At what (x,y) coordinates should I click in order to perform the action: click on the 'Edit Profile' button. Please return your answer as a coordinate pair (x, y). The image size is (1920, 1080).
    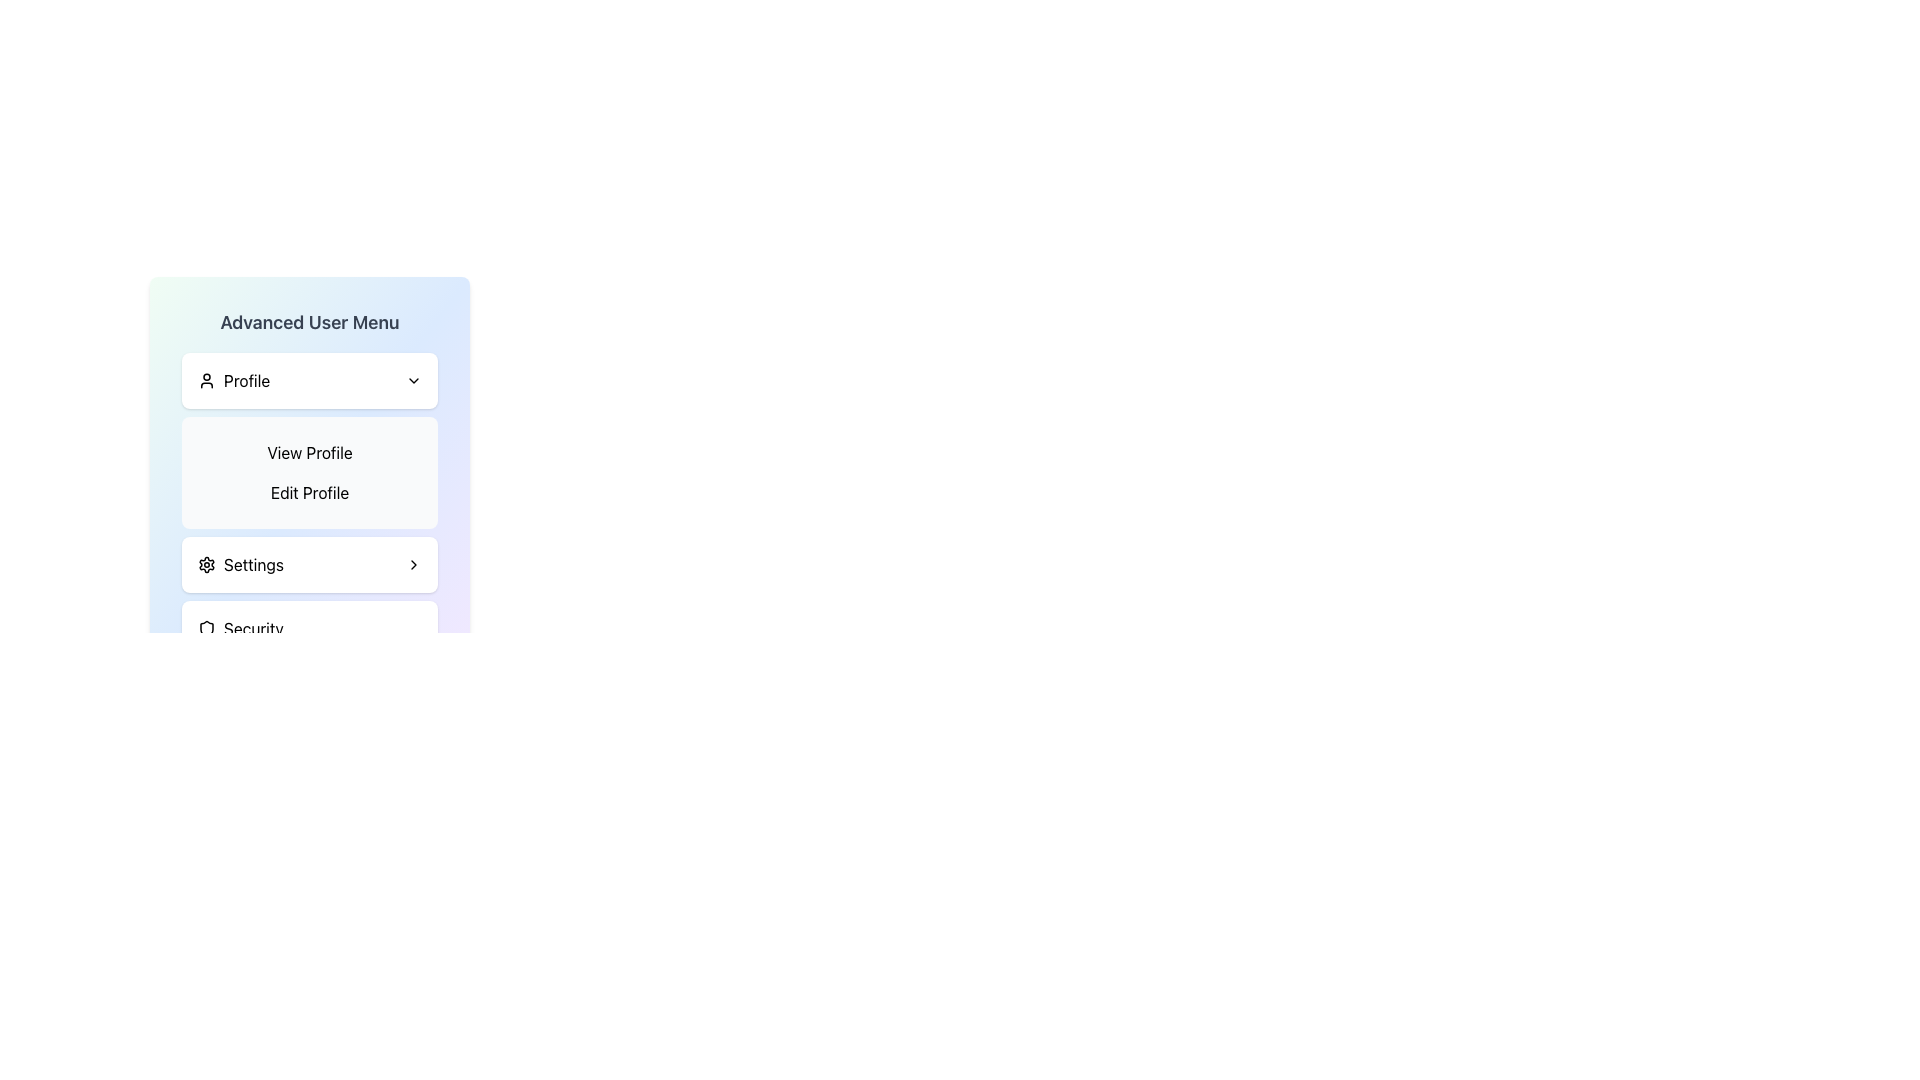
    Looking at the image, I should click on (309, 493).